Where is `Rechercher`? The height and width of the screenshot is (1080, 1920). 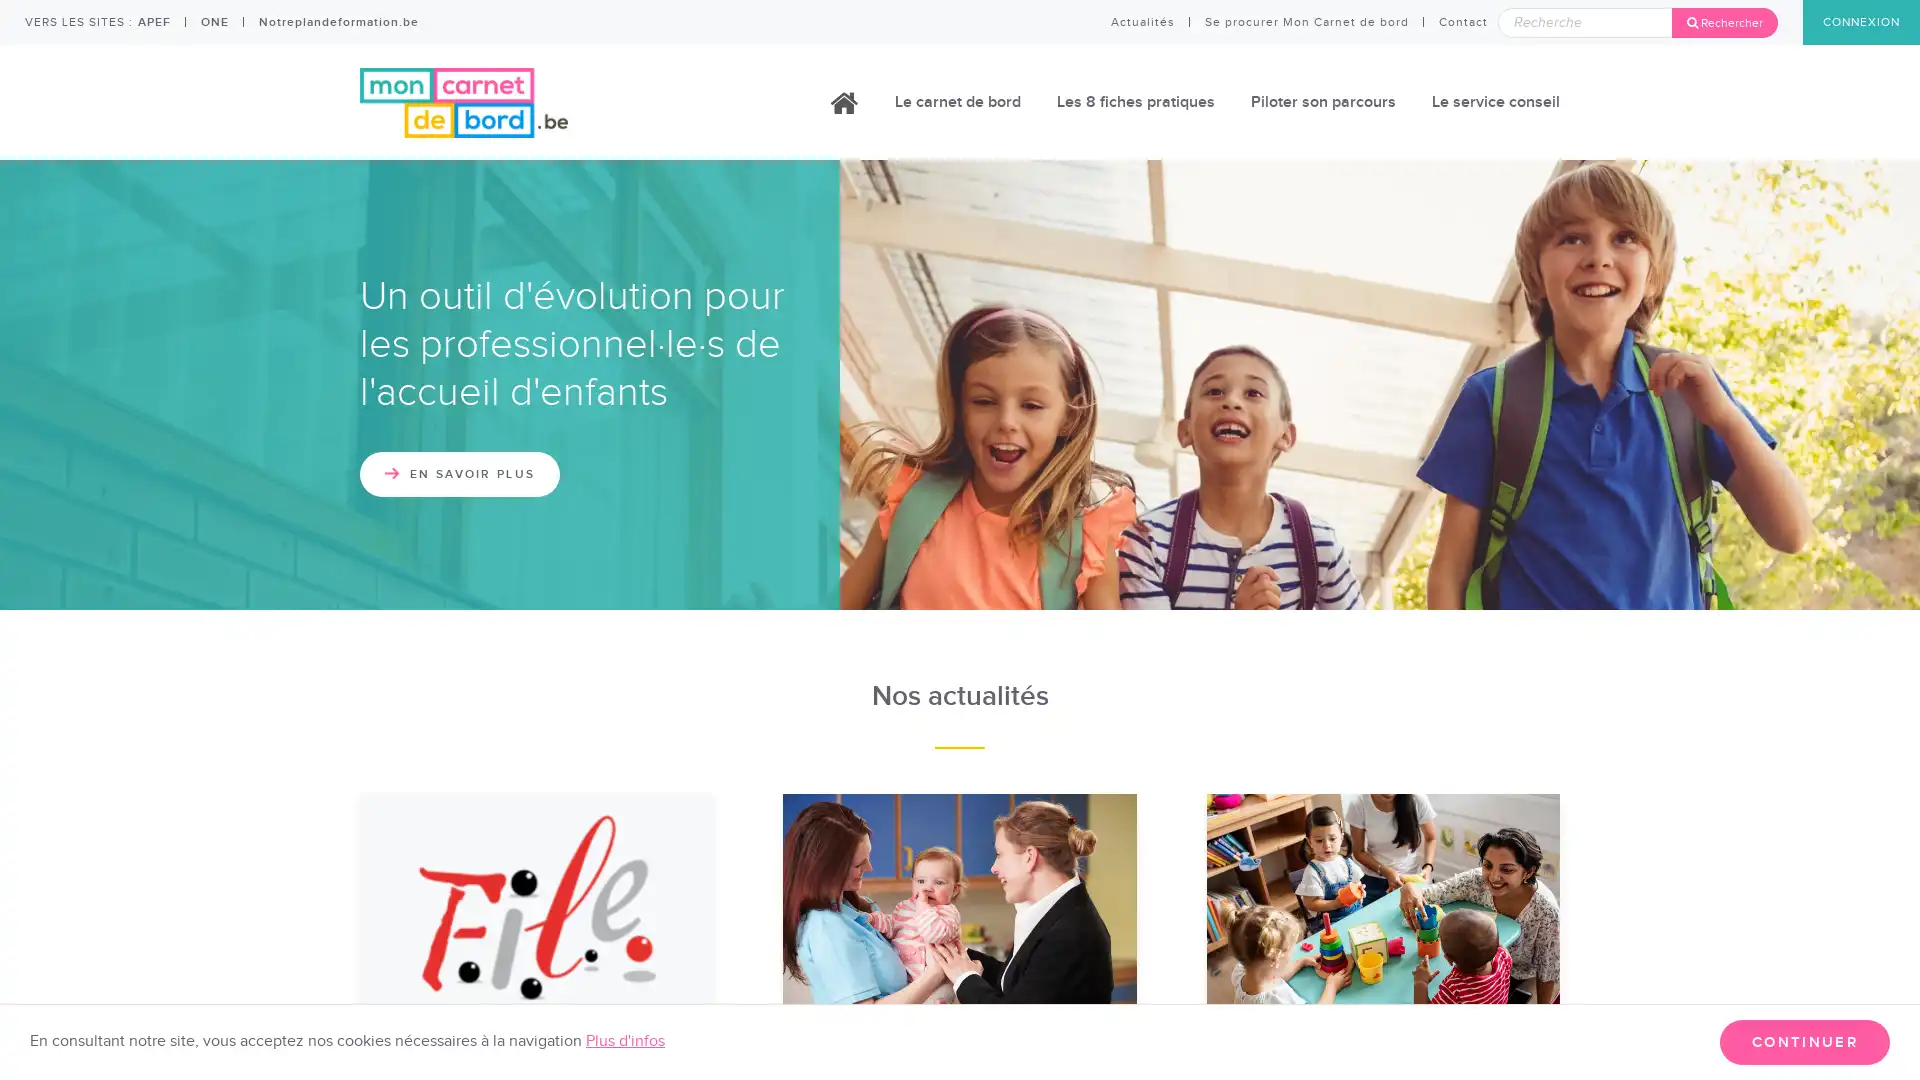
Rechercher is located at coordinates (1723, 22).